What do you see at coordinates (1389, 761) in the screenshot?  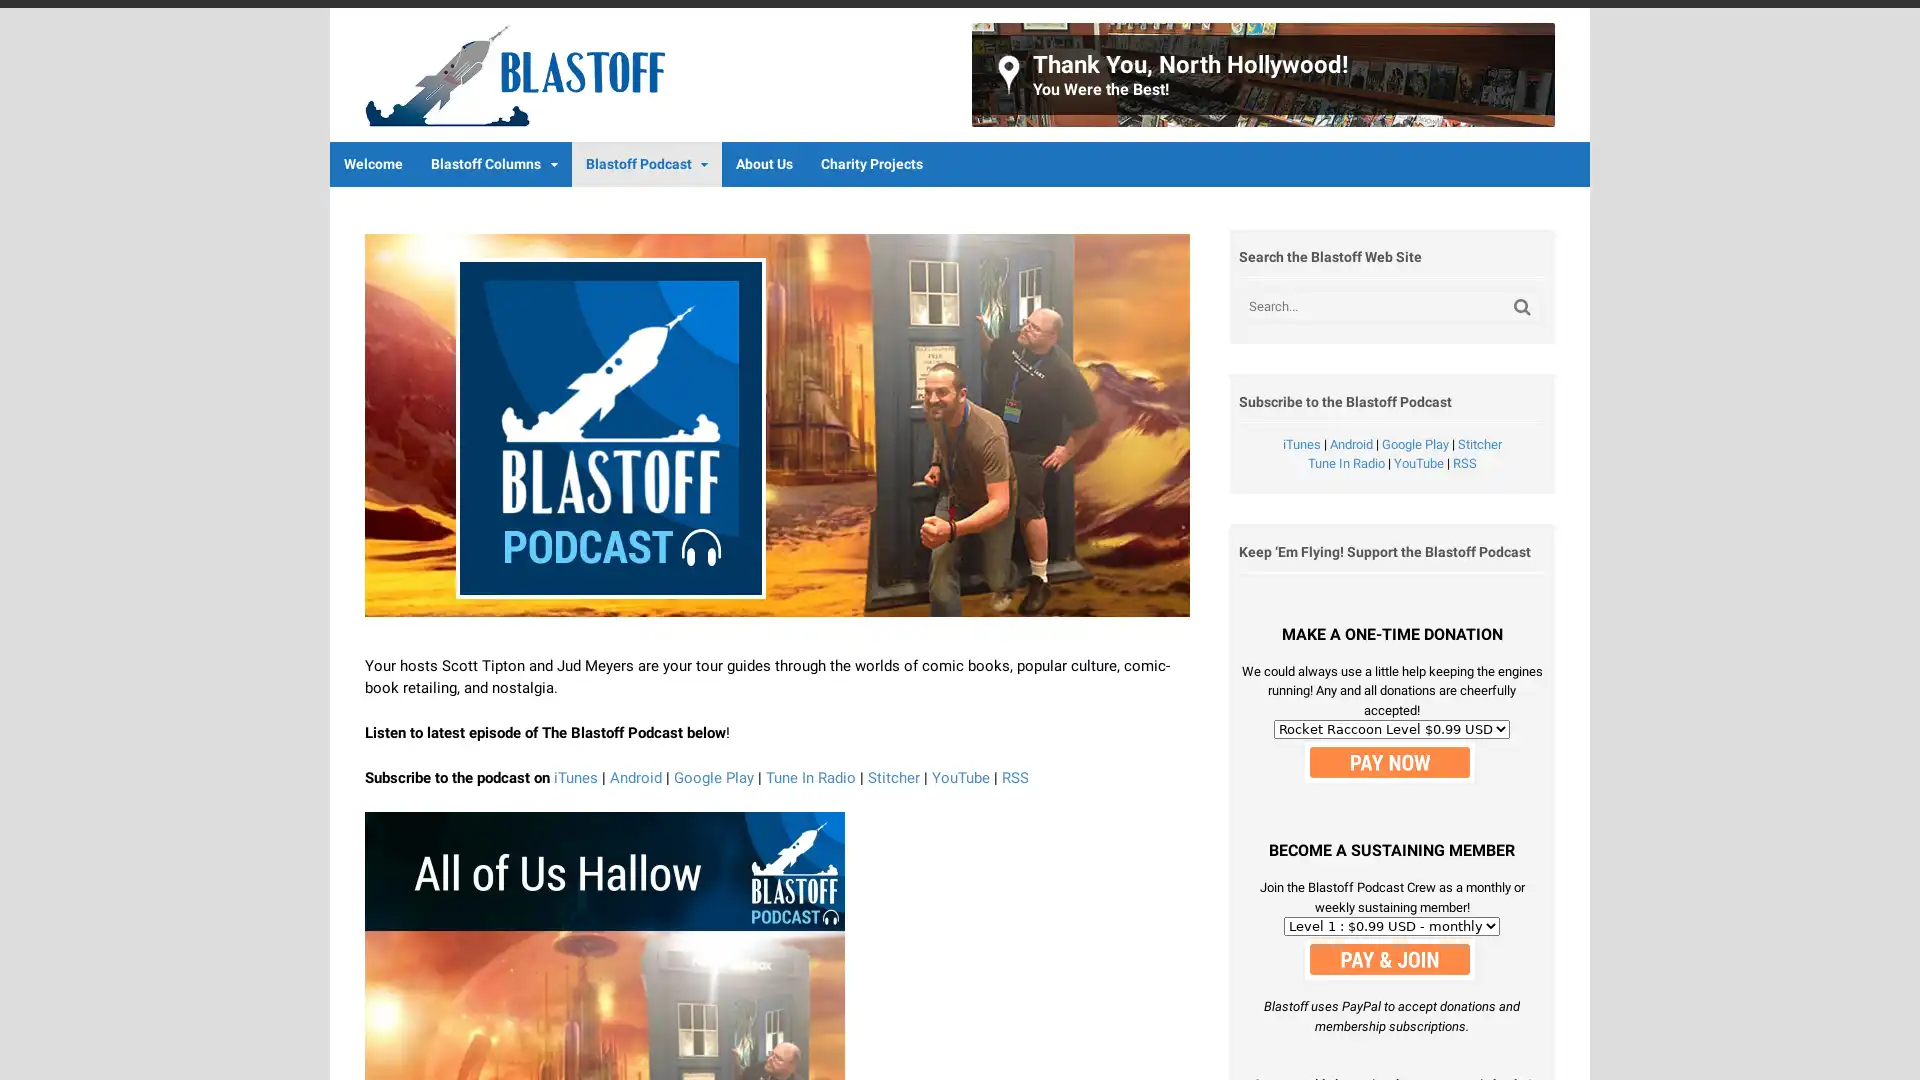 I see `PayPal - The safer, easier way to pay online!` at bounding box center [1389, 761].